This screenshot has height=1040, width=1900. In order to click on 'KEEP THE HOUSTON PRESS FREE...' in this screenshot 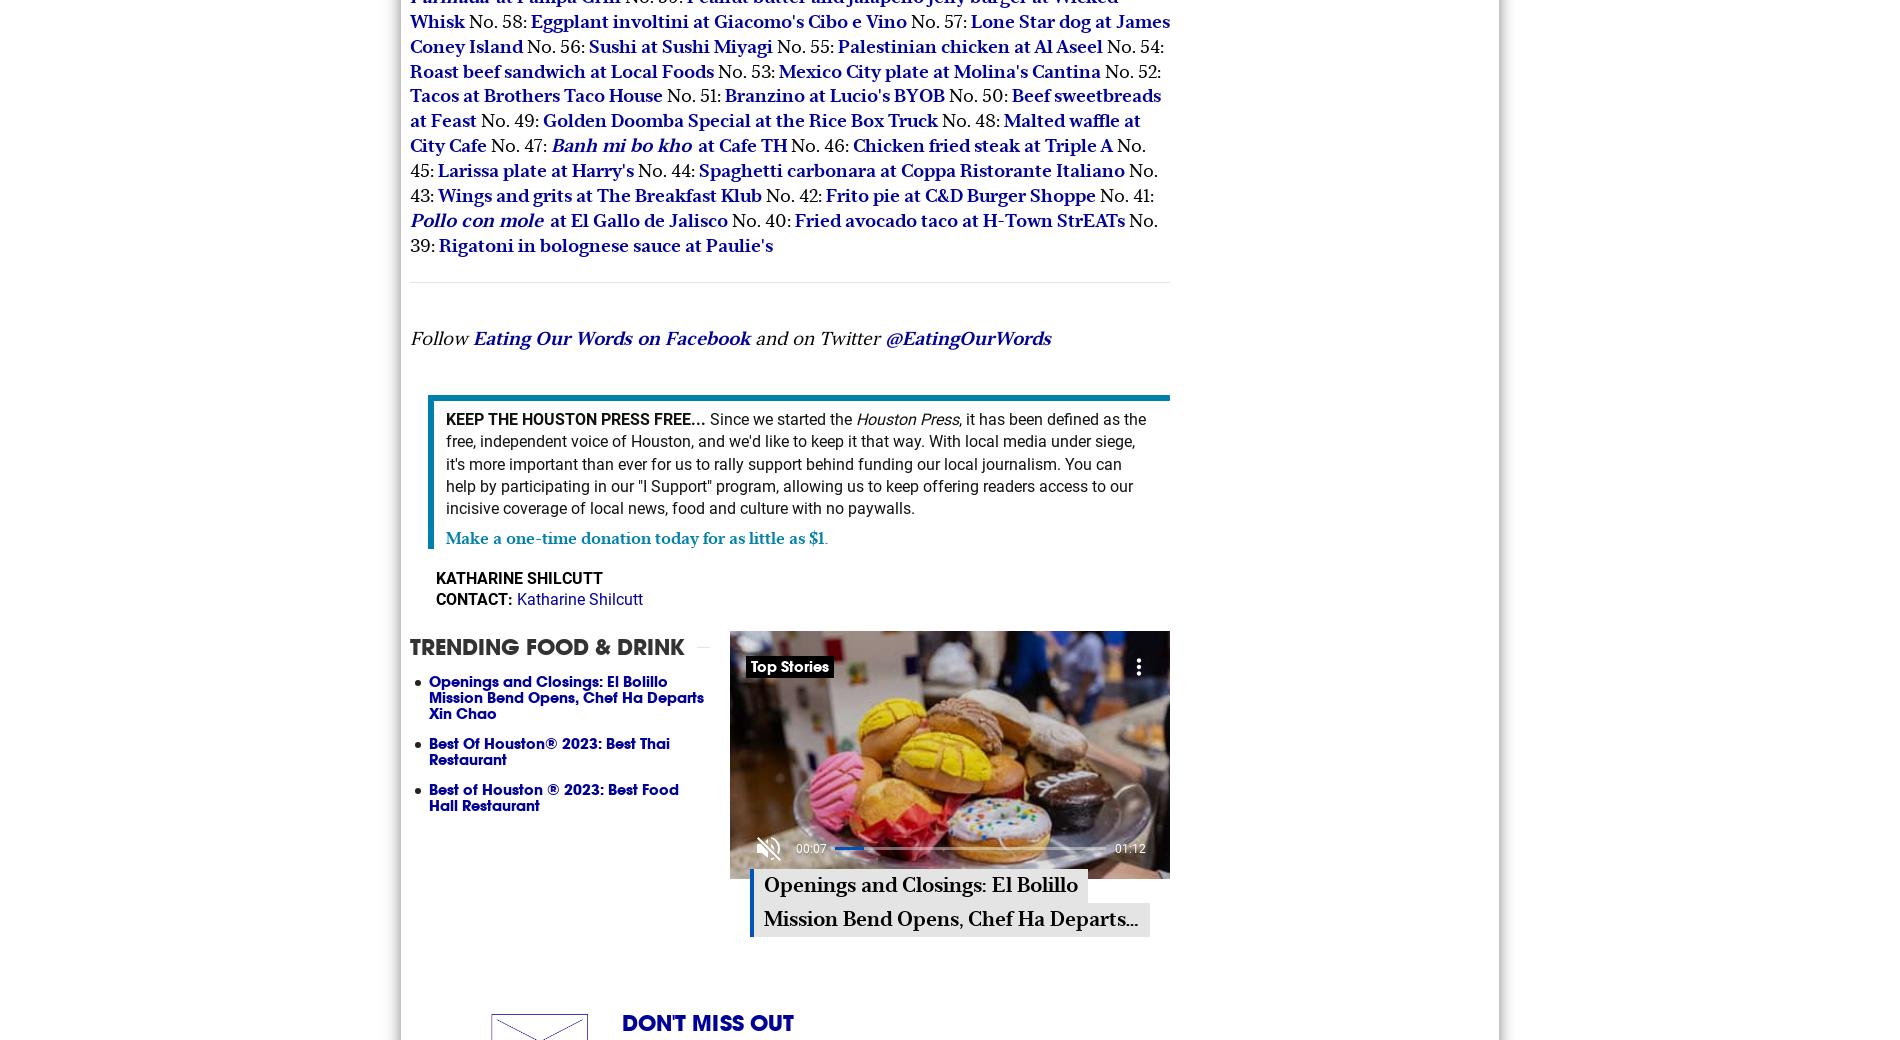, I will do `click(576, 418)`.